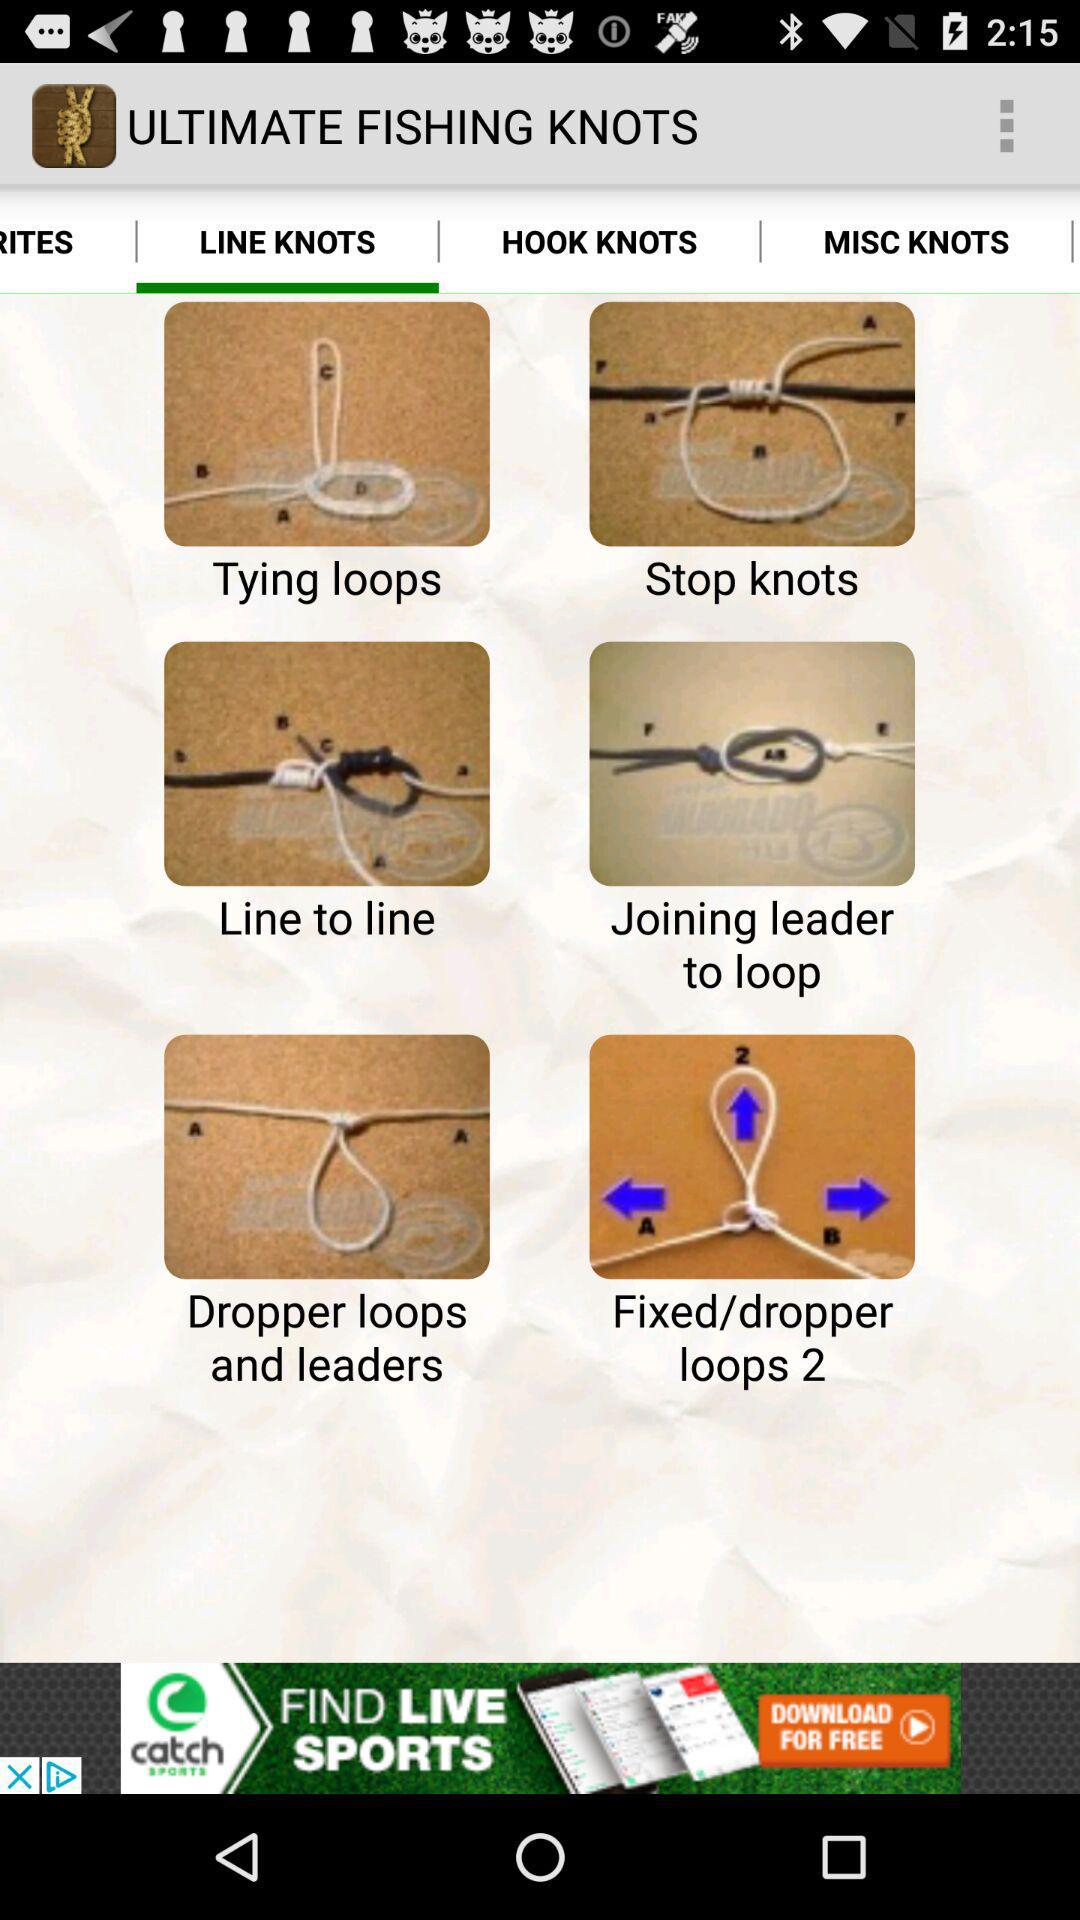  What do you see at coordinates (326, 1156) in the screenshot?
I see `dropper loops and leaders instruction` at bounding box center [326, 1156].